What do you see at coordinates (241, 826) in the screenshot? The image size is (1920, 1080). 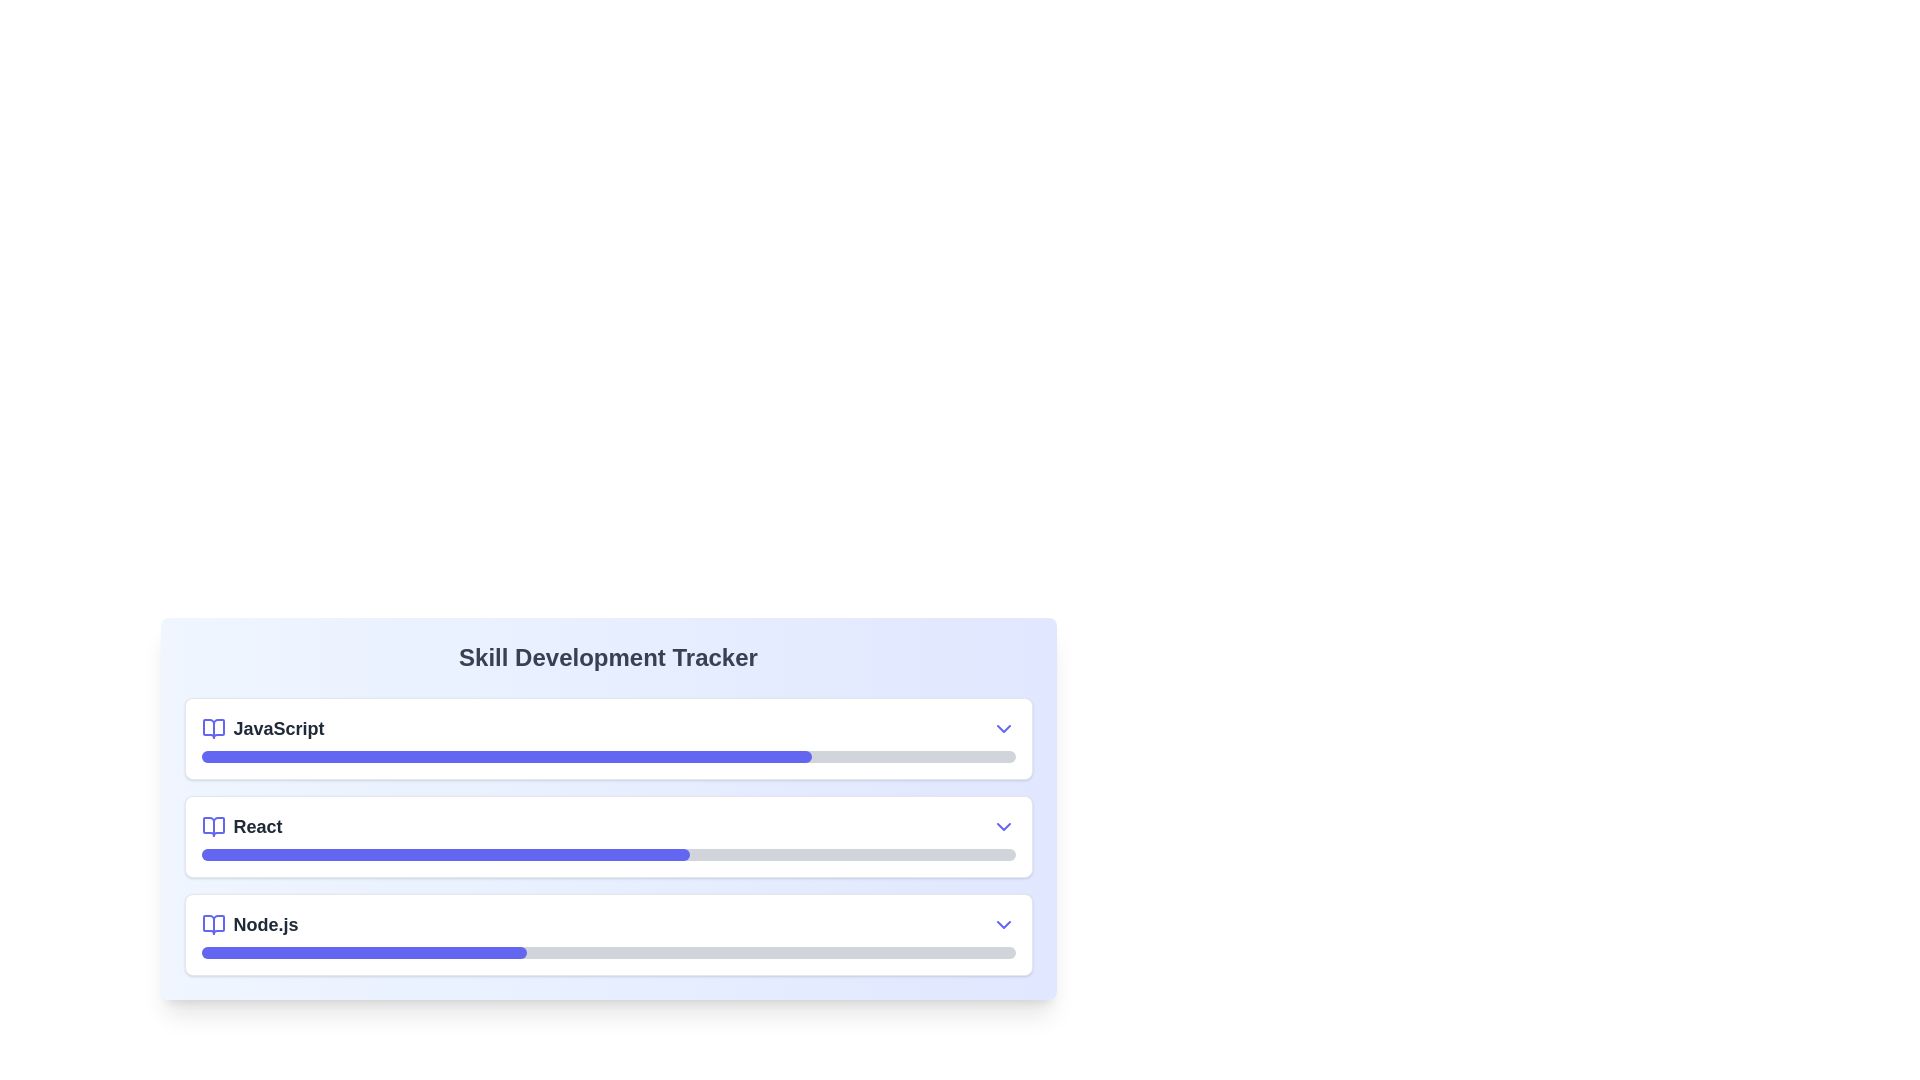 I see `the icon associated with the 'React' label, which is the second item in a vertically aligned list of three items` at bounding box center [241, 826].